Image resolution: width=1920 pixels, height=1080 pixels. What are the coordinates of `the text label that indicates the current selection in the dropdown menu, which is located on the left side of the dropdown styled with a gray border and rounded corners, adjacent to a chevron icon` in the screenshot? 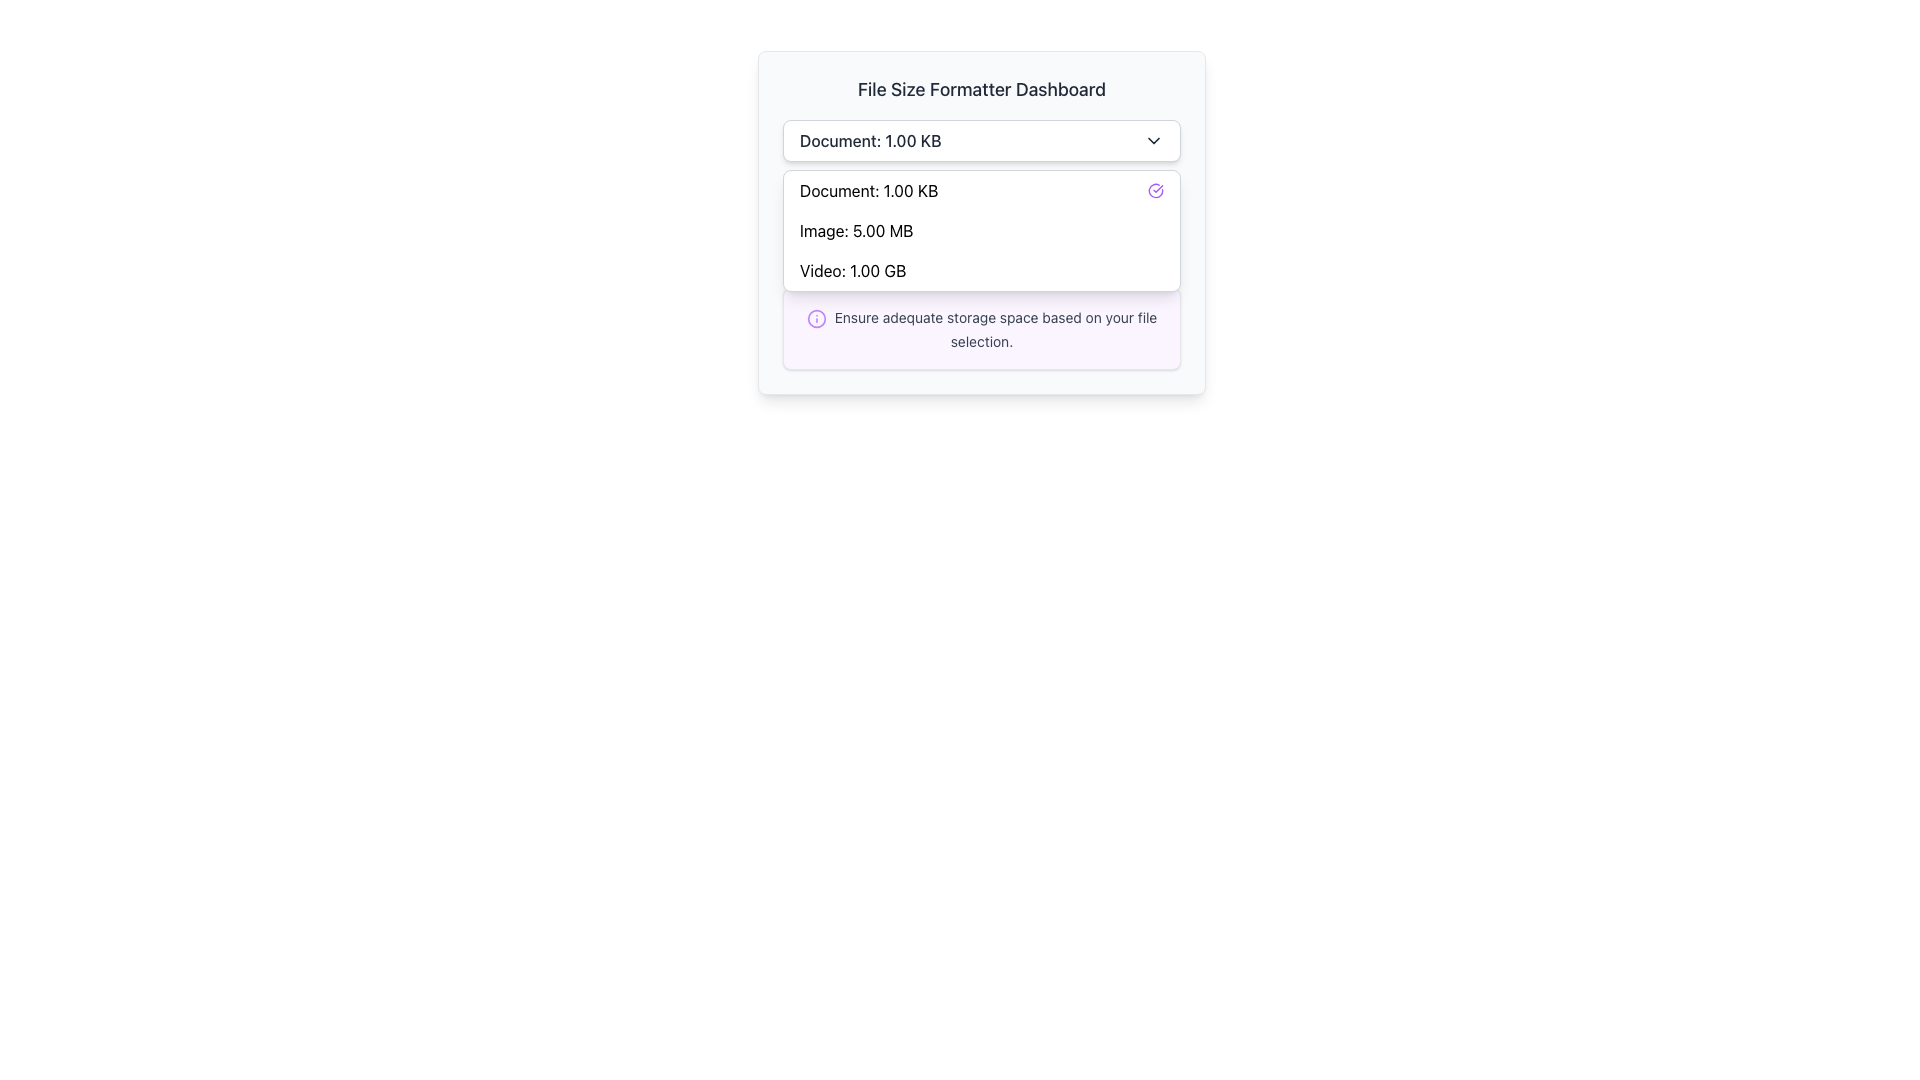 It's located at (870, 140).